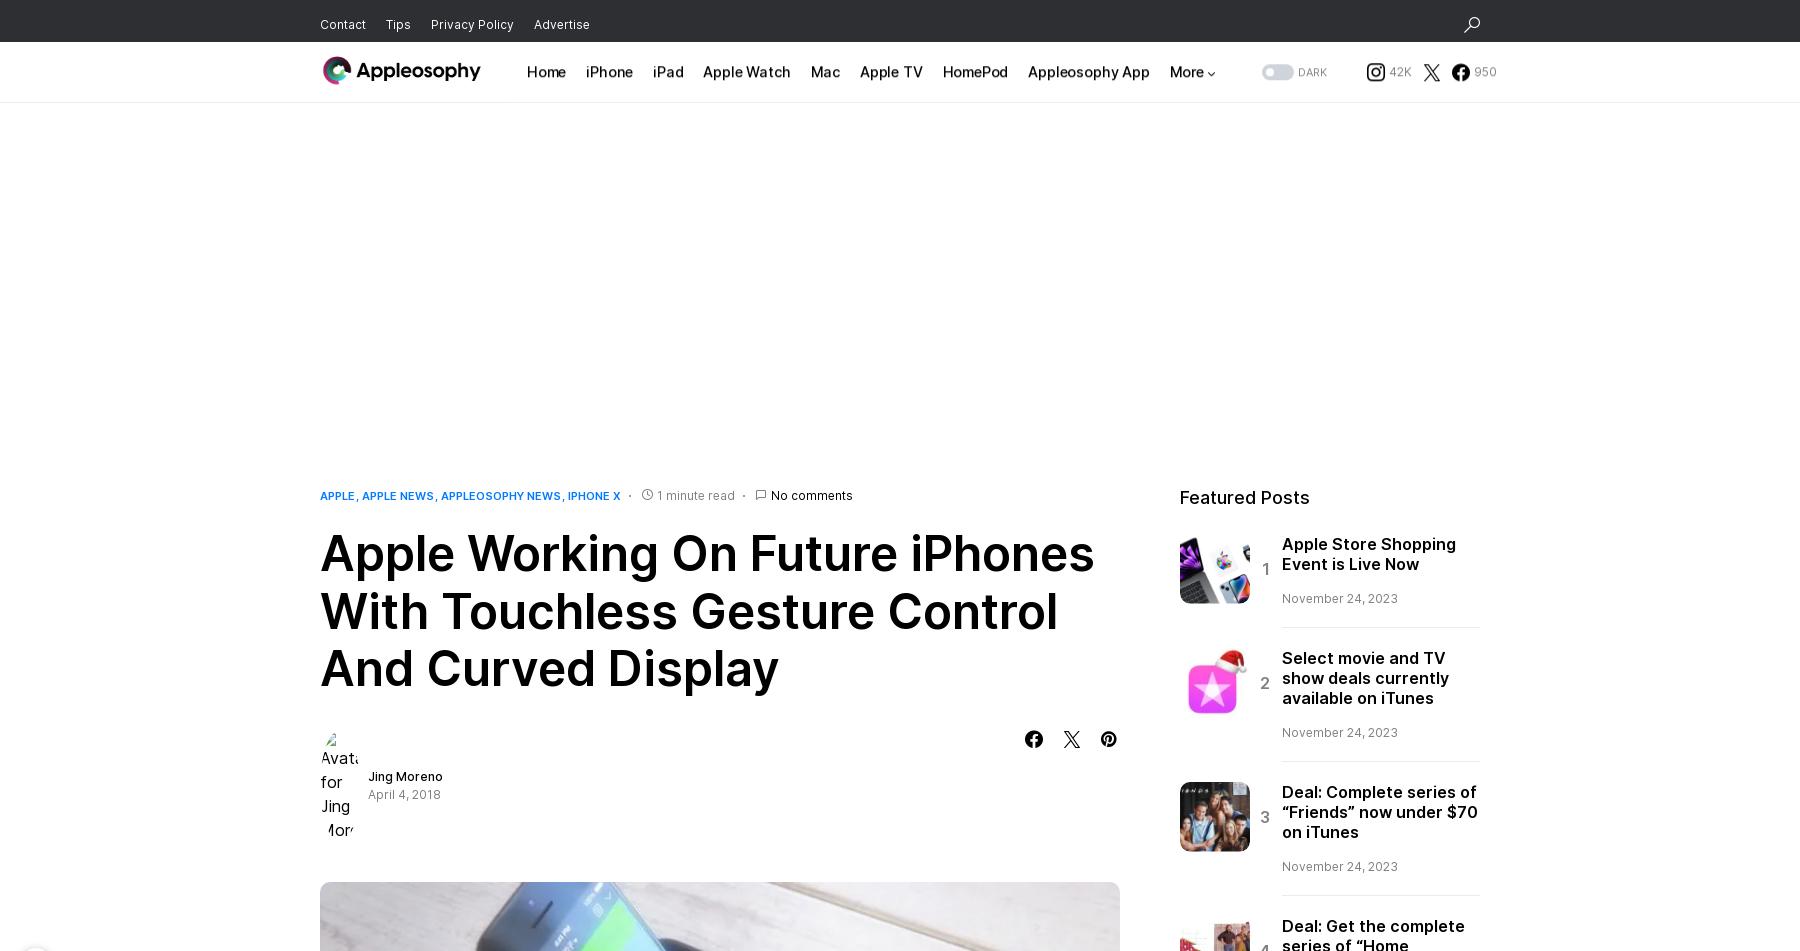 This screenshot has width=1800, height=951. Describe the element at coordinates (1368, 552) in the screenshot. I see `'Apple Store Shopping Event is Live Now'` at that location.